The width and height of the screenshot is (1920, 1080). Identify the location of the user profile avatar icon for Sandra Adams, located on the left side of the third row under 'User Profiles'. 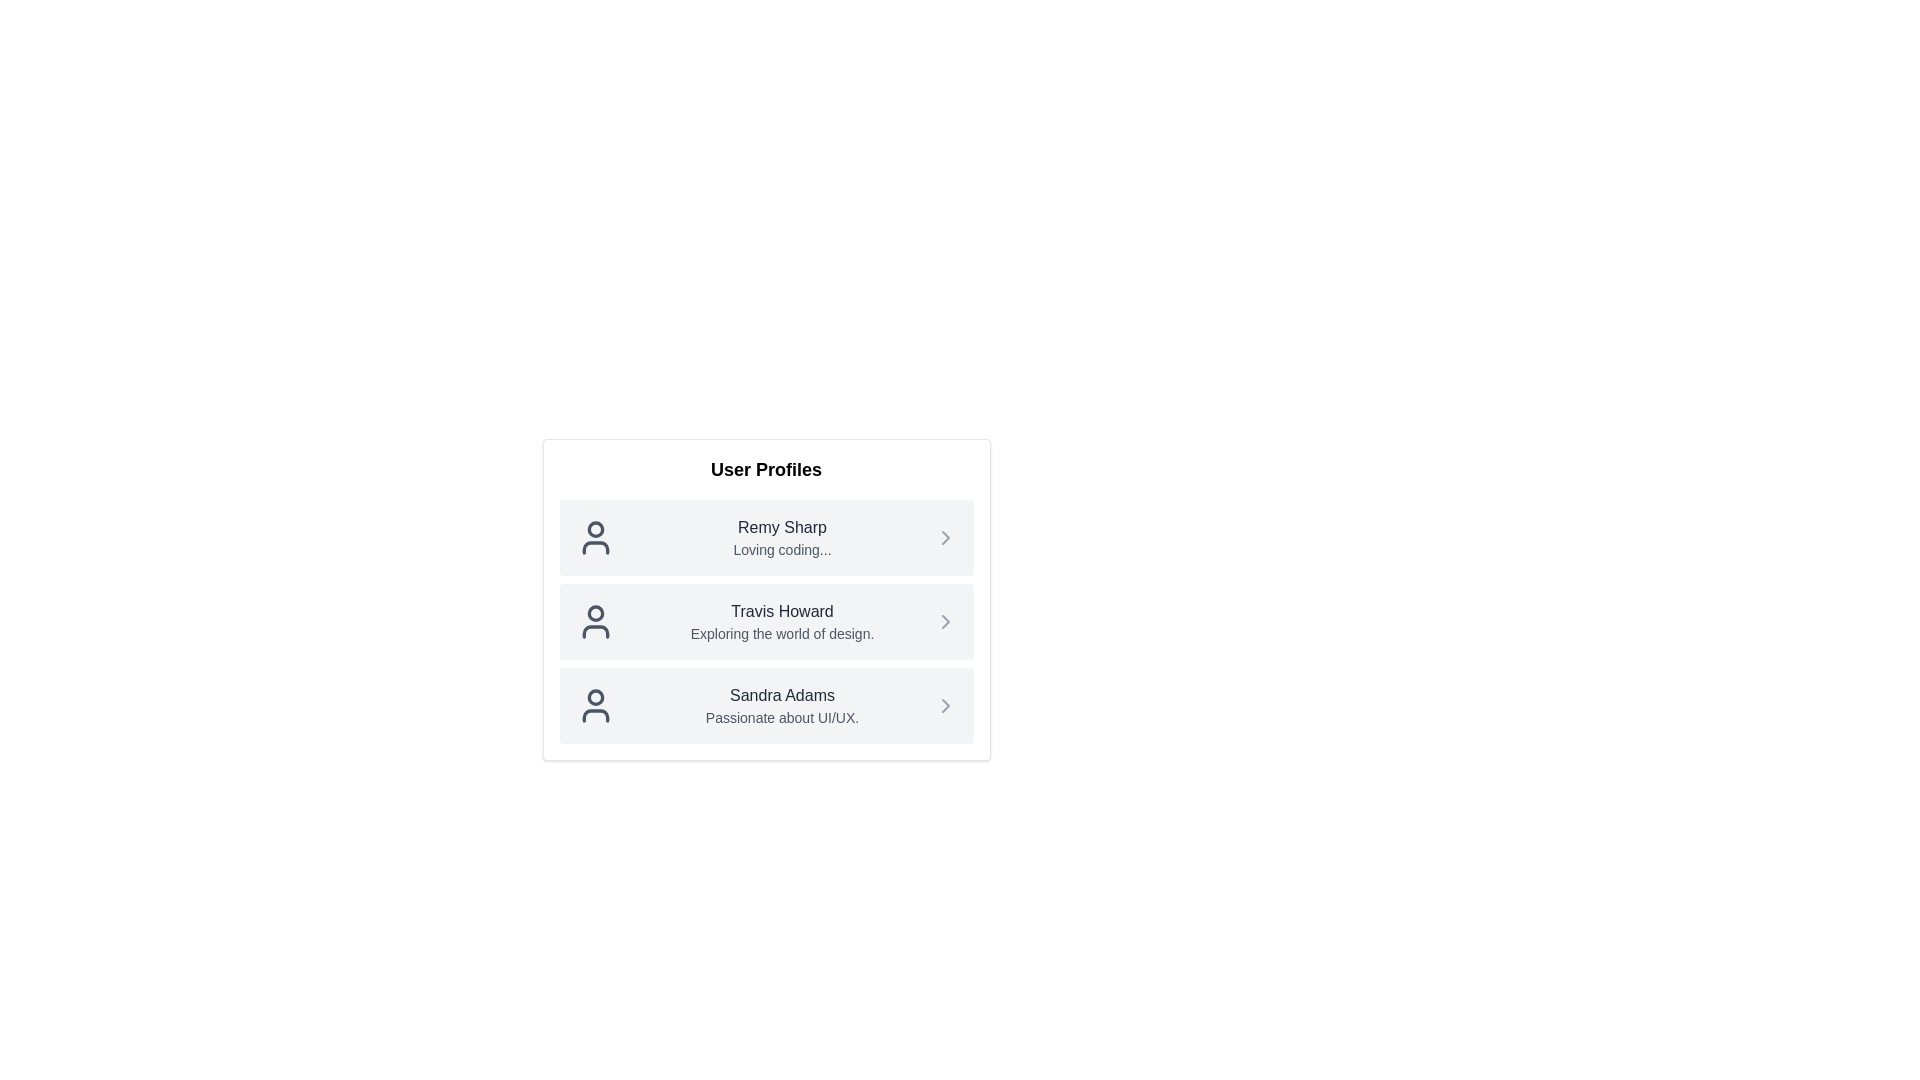
(594, 704).